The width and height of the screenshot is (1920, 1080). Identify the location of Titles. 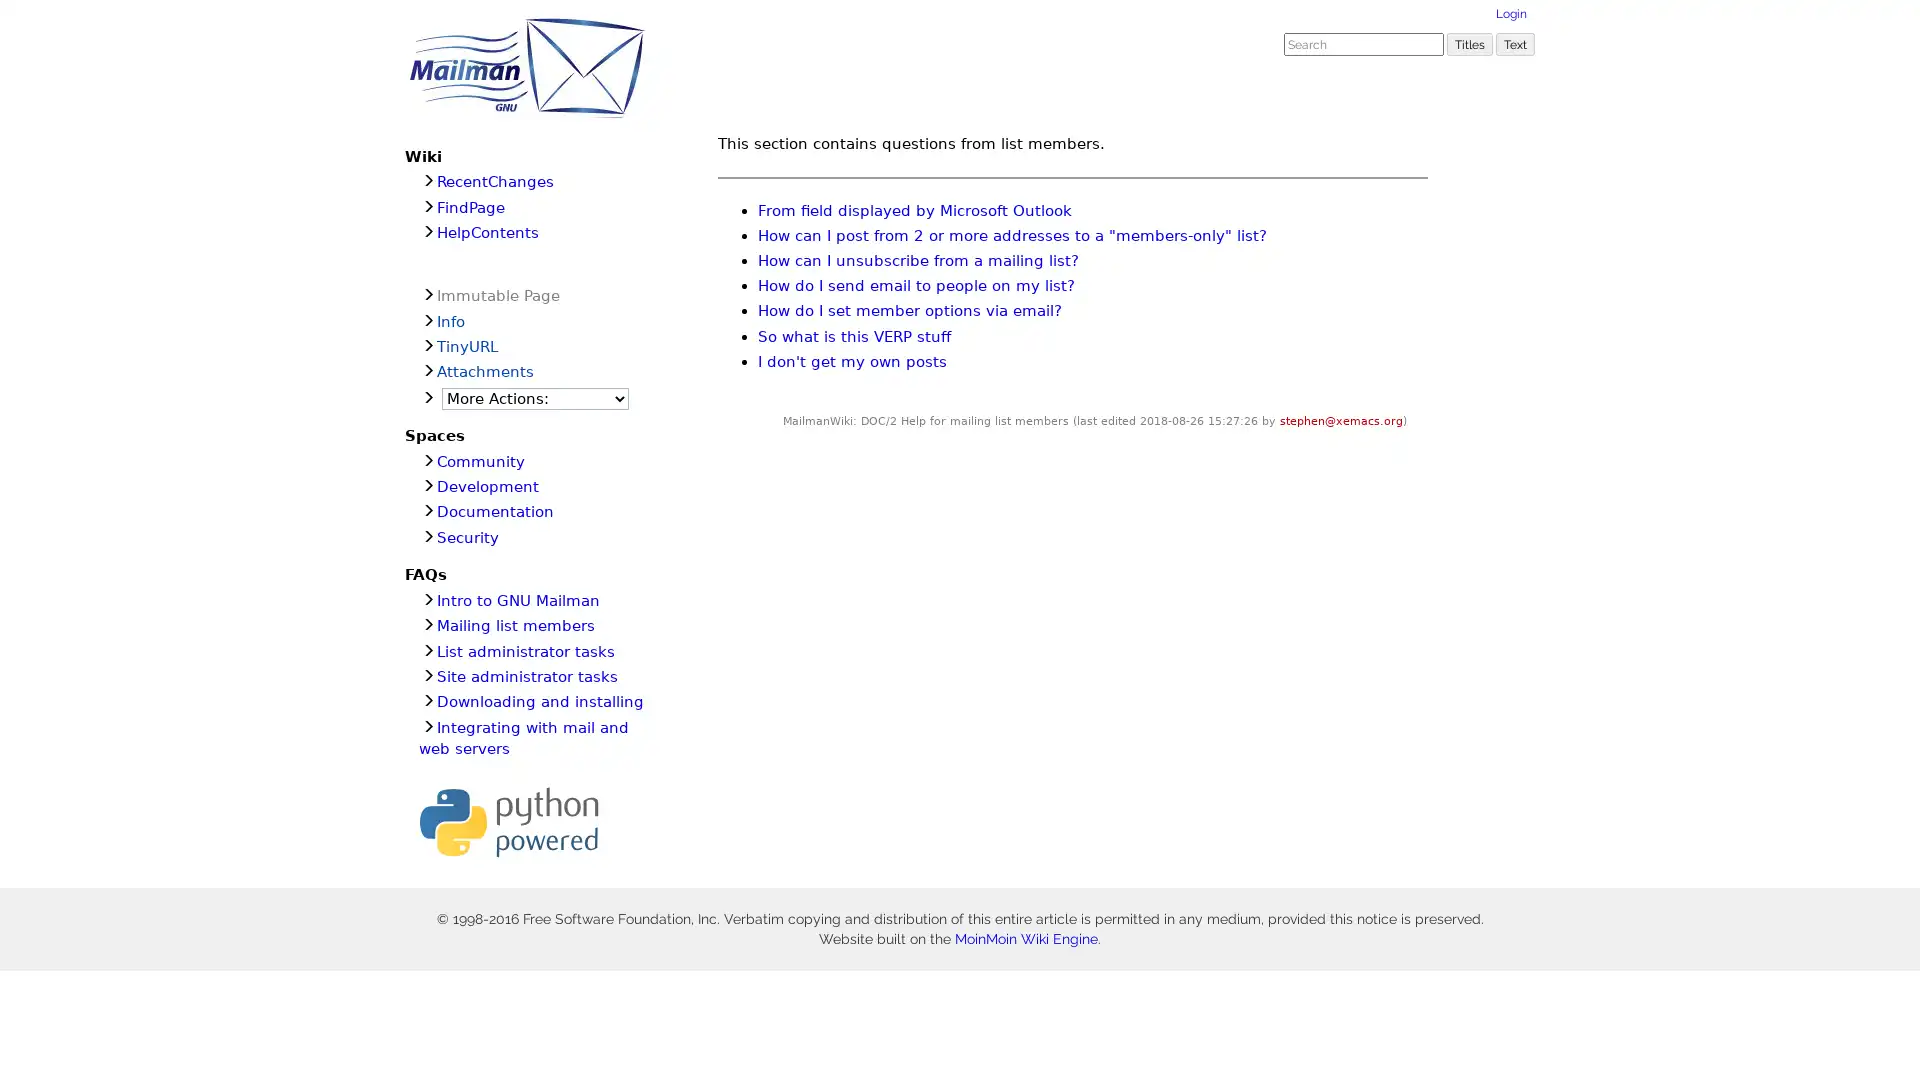
(1469, 43).